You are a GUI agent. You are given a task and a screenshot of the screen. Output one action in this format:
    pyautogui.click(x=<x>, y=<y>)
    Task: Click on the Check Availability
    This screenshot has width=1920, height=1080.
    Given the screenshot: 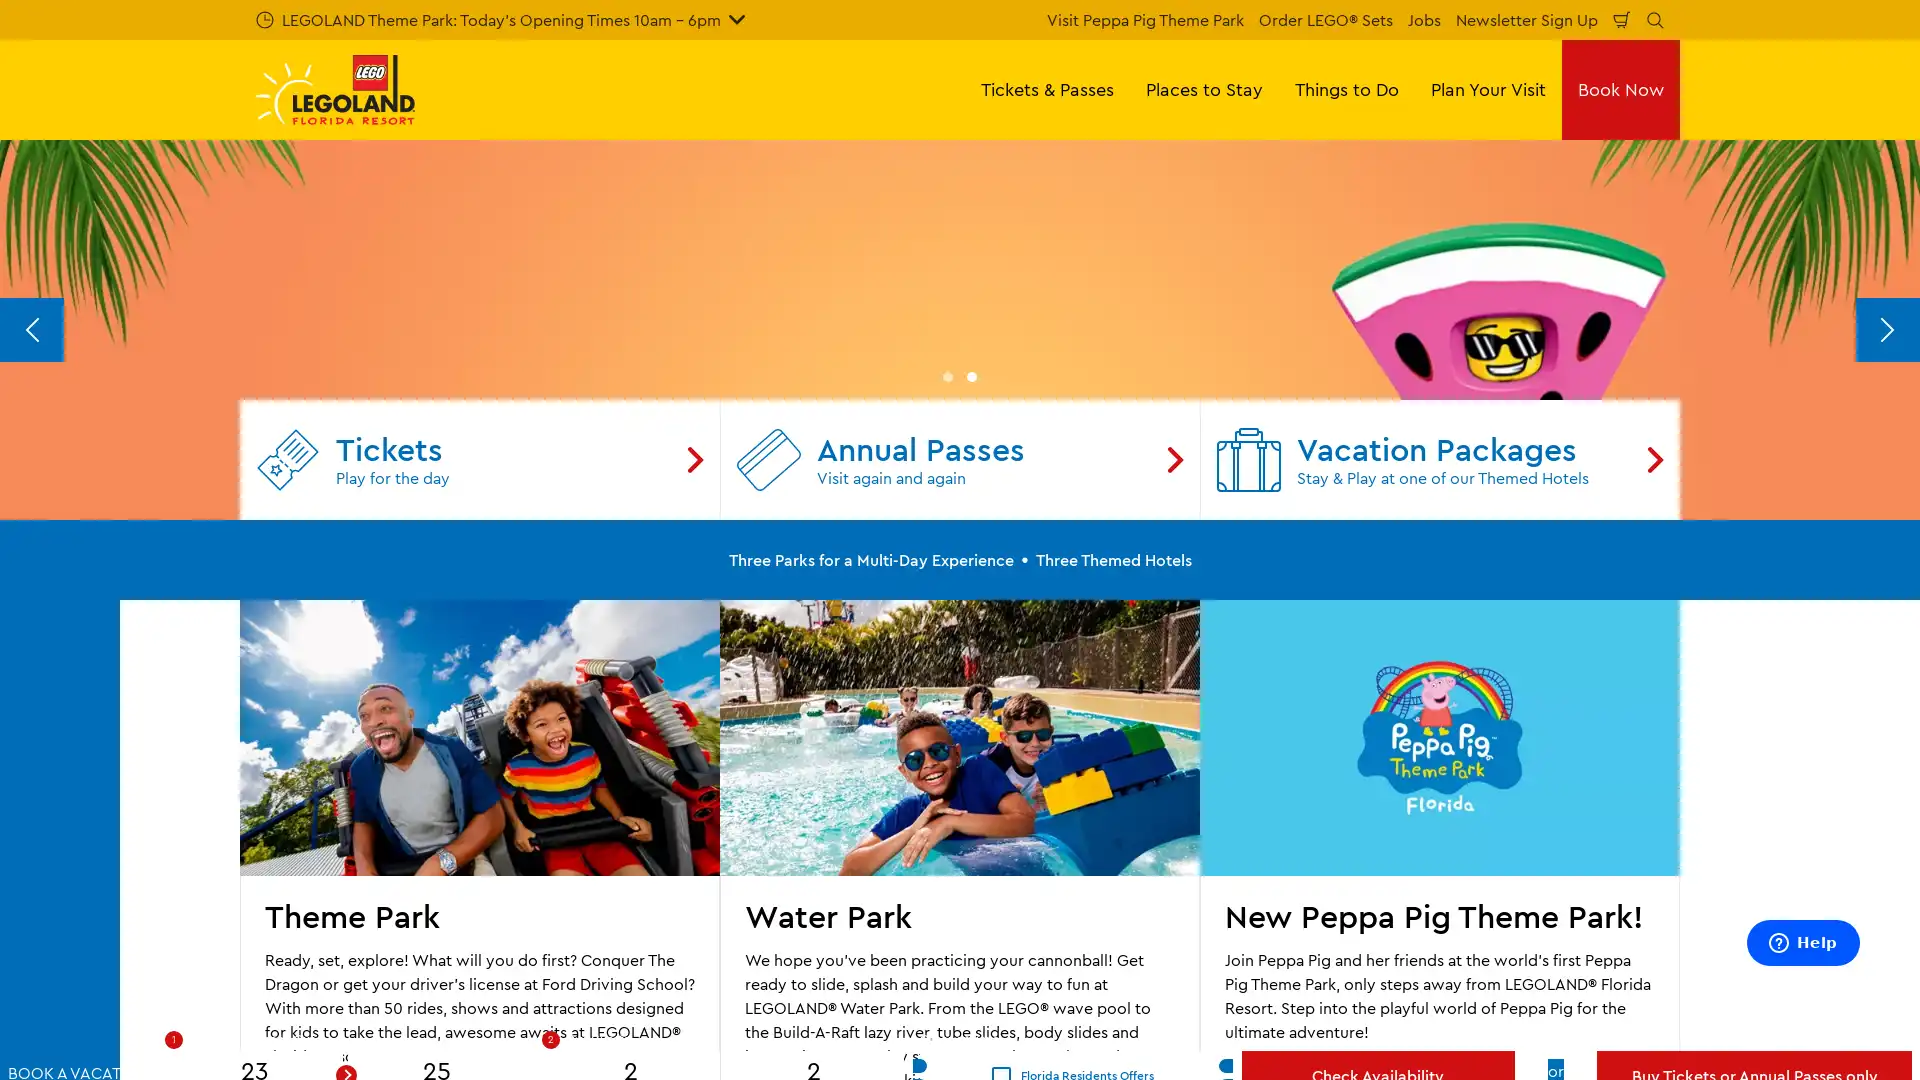 What is the action you would take?
    pyautogui.click(x=1376, y=1037)
    